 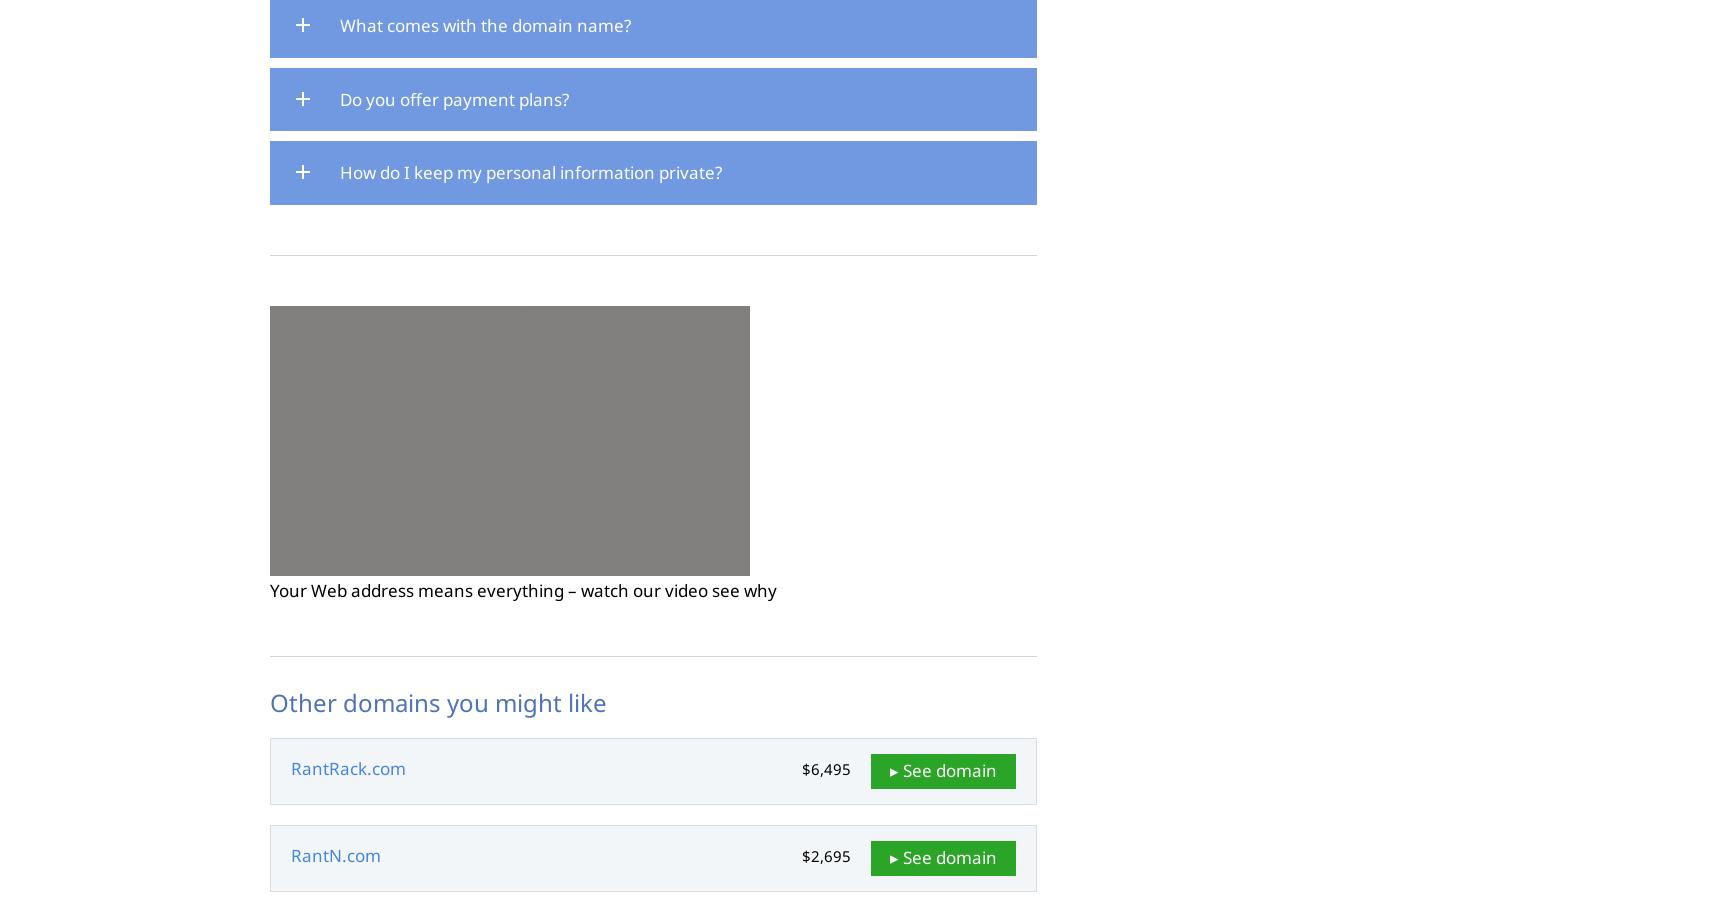 What do you see at coordinates (824, 856) in the screenshot?
I see `'$2,695'` at bounding box center [824, 856].